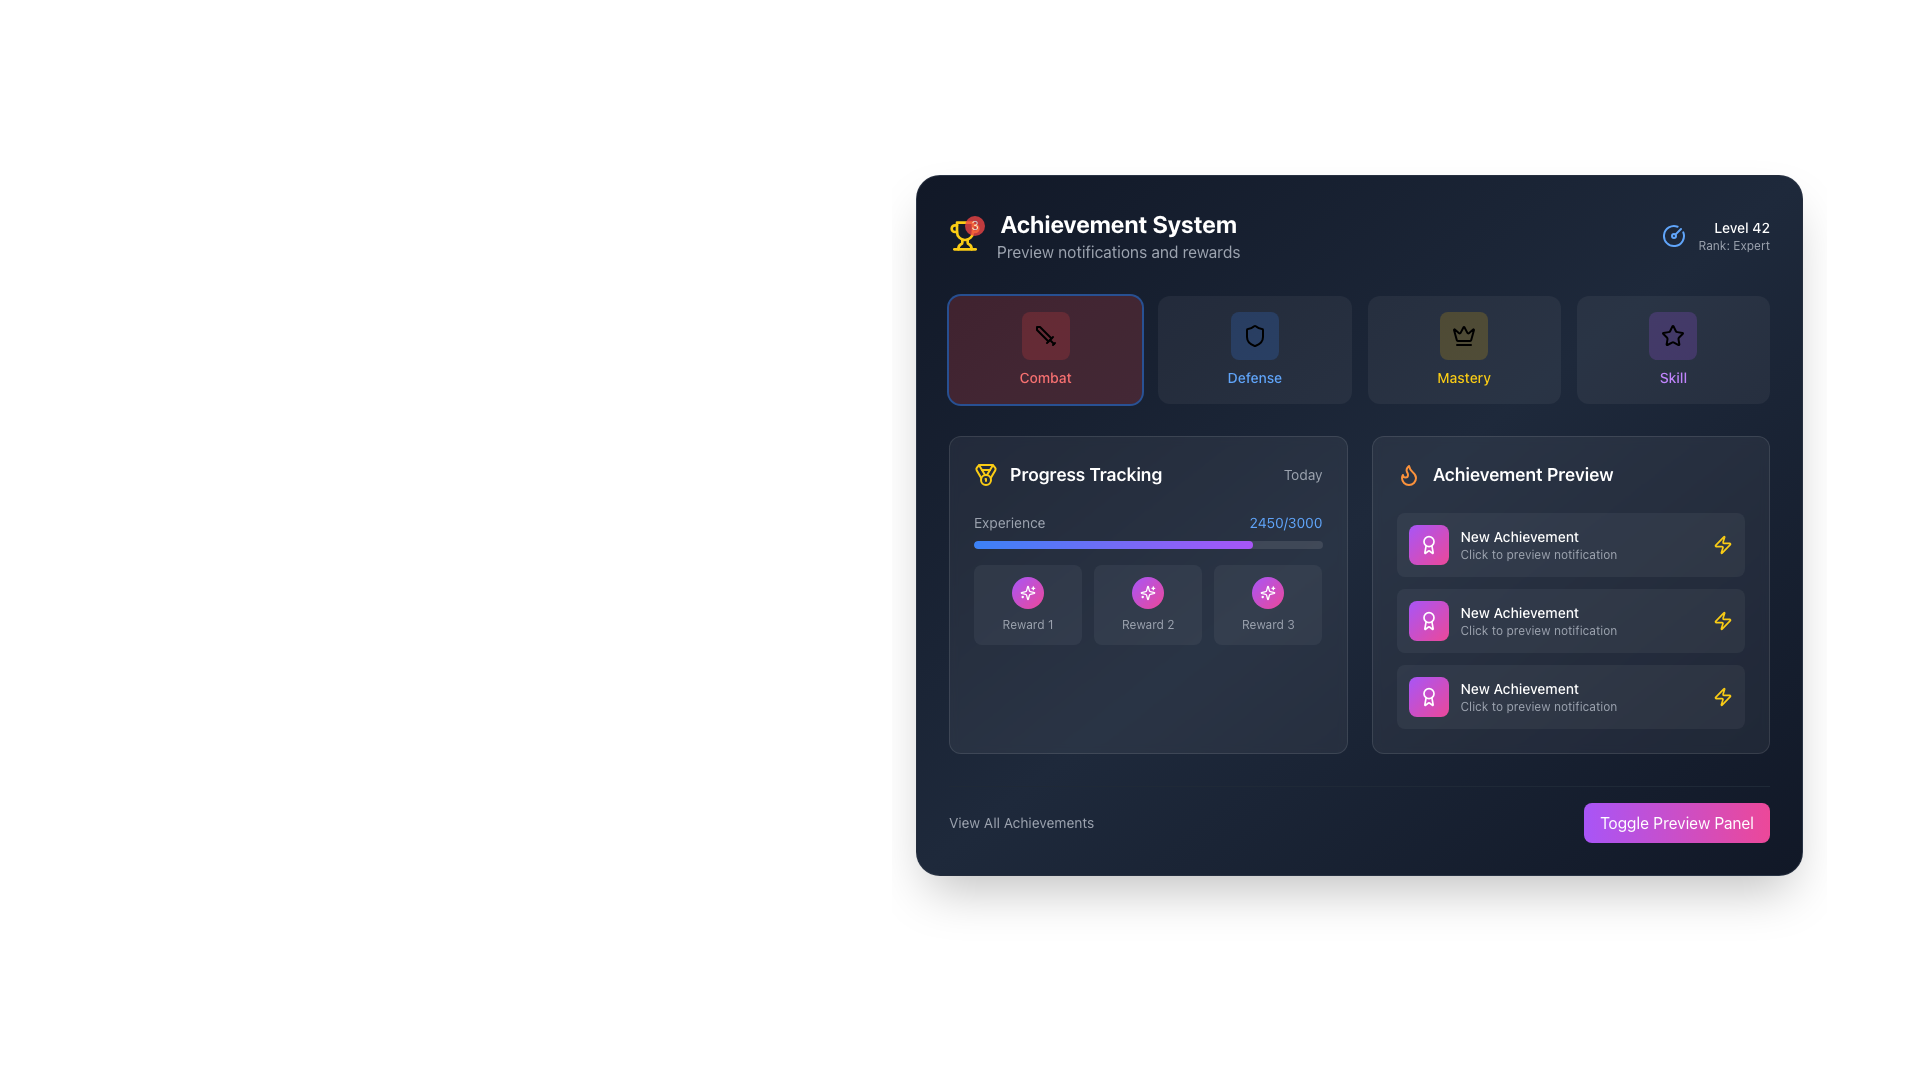  I want to click on the static informational text component that displays 'Click, so click(1579, 555).